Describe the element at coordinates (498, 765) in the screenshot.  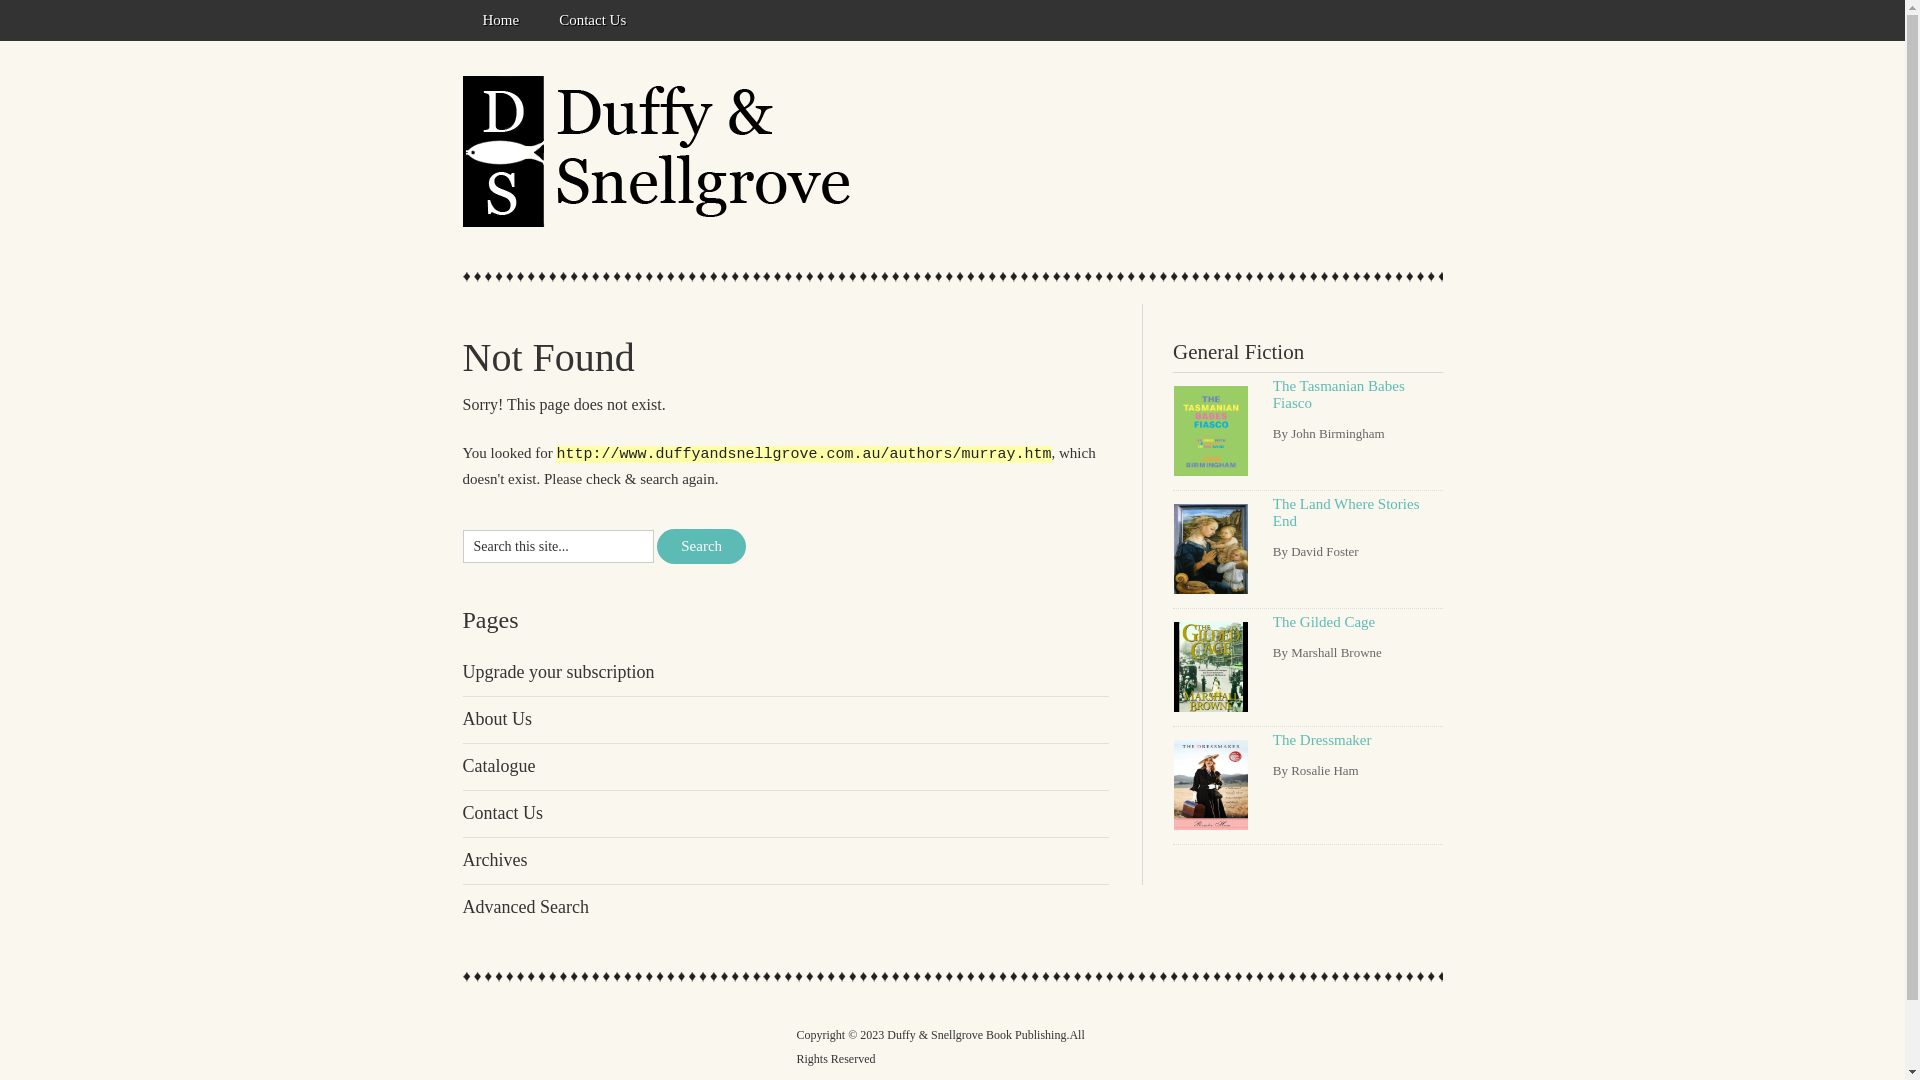
I see `'Catalogue'` at that location.